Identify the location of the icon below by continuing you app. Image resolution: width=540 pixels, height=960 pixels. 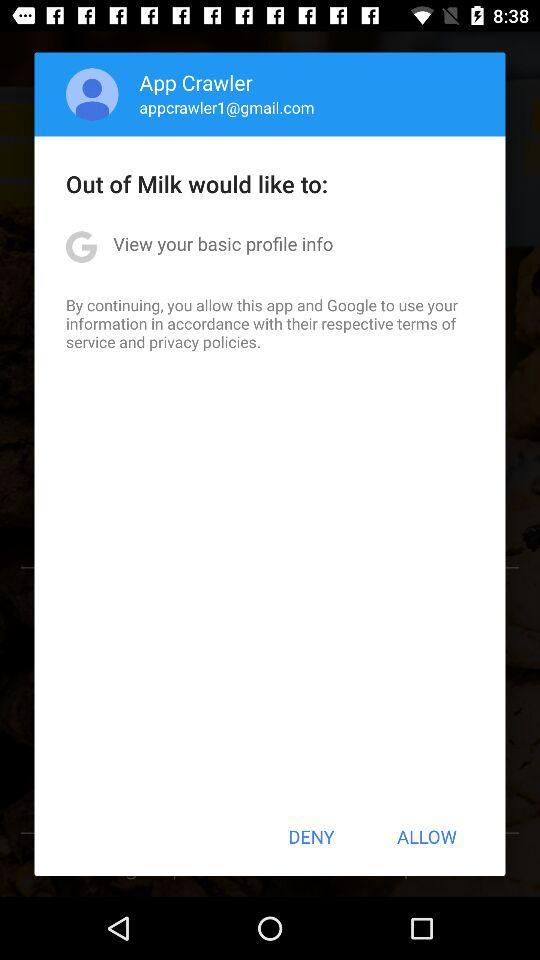
(311, 836).